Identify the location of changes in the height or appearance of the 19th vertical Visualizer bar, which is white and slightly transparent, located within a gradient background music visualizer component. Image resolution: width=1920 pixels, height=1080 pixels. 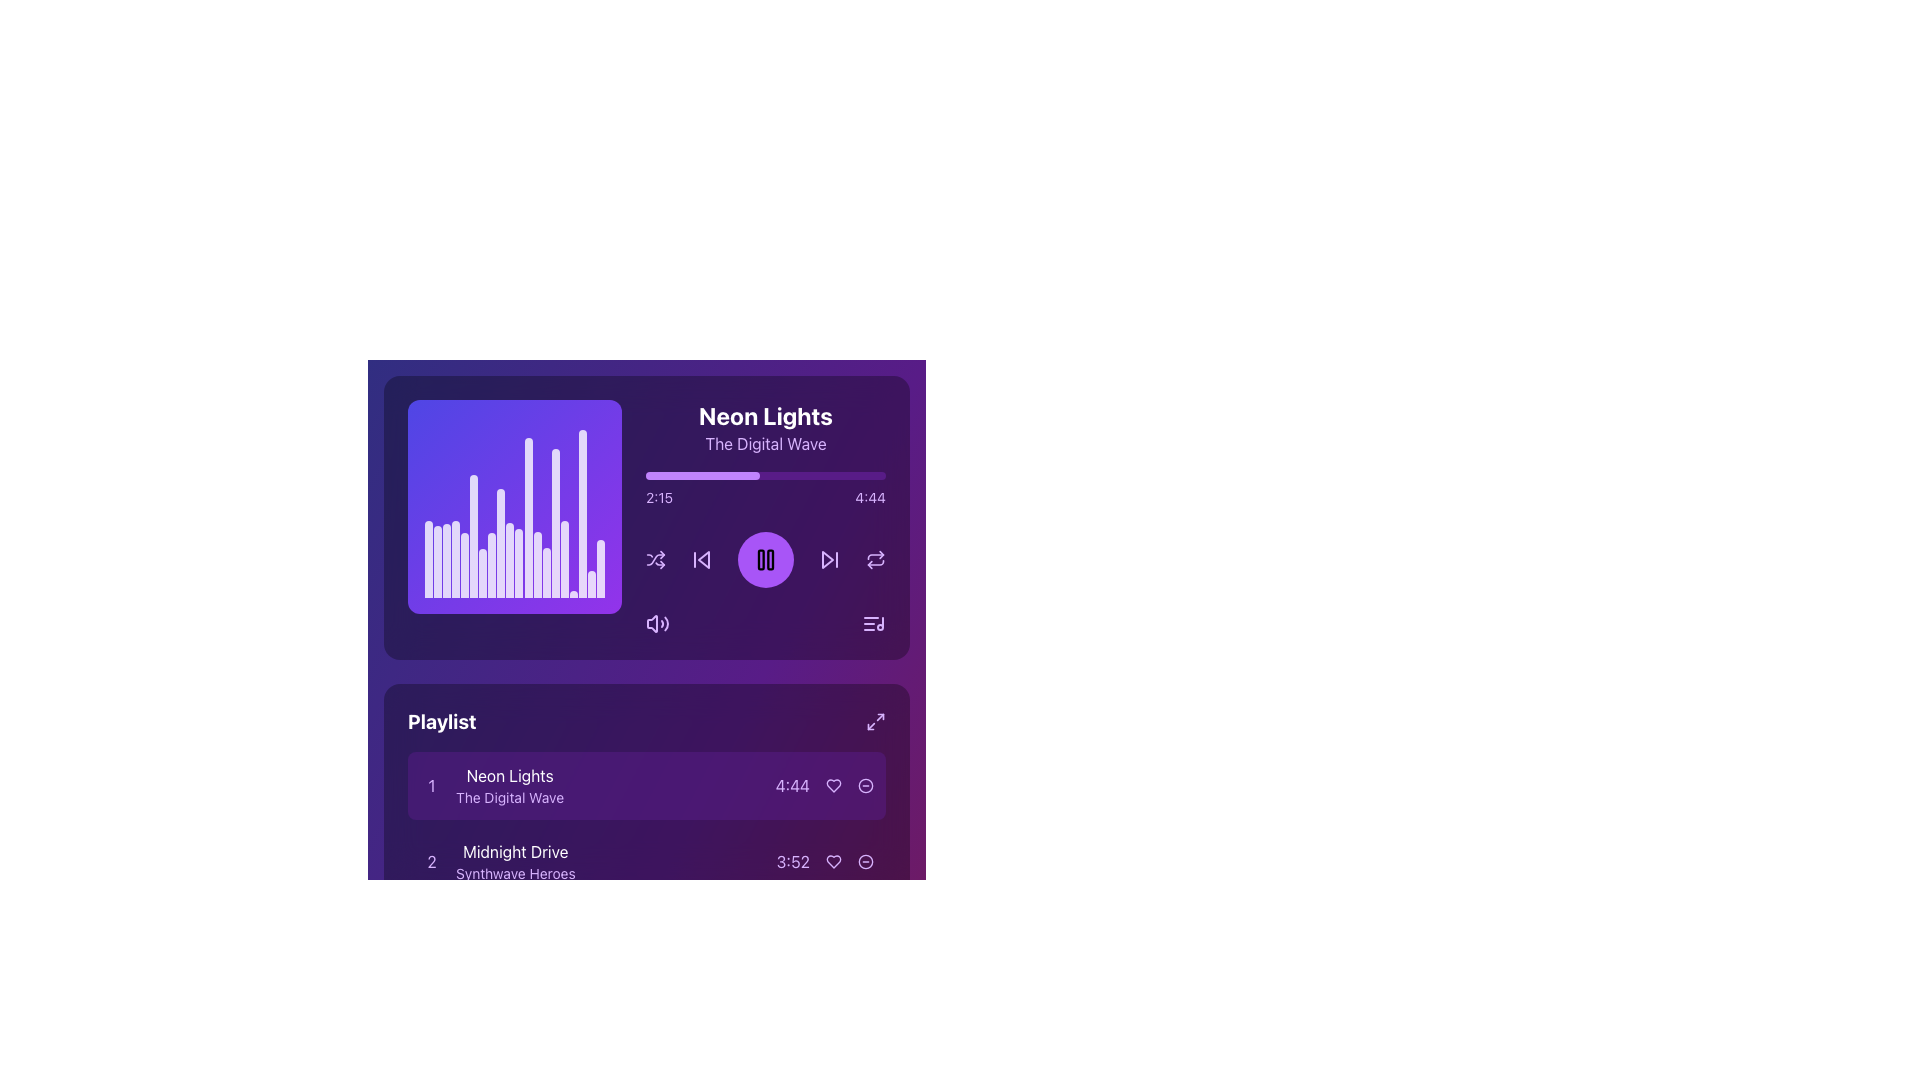
(600, 569).